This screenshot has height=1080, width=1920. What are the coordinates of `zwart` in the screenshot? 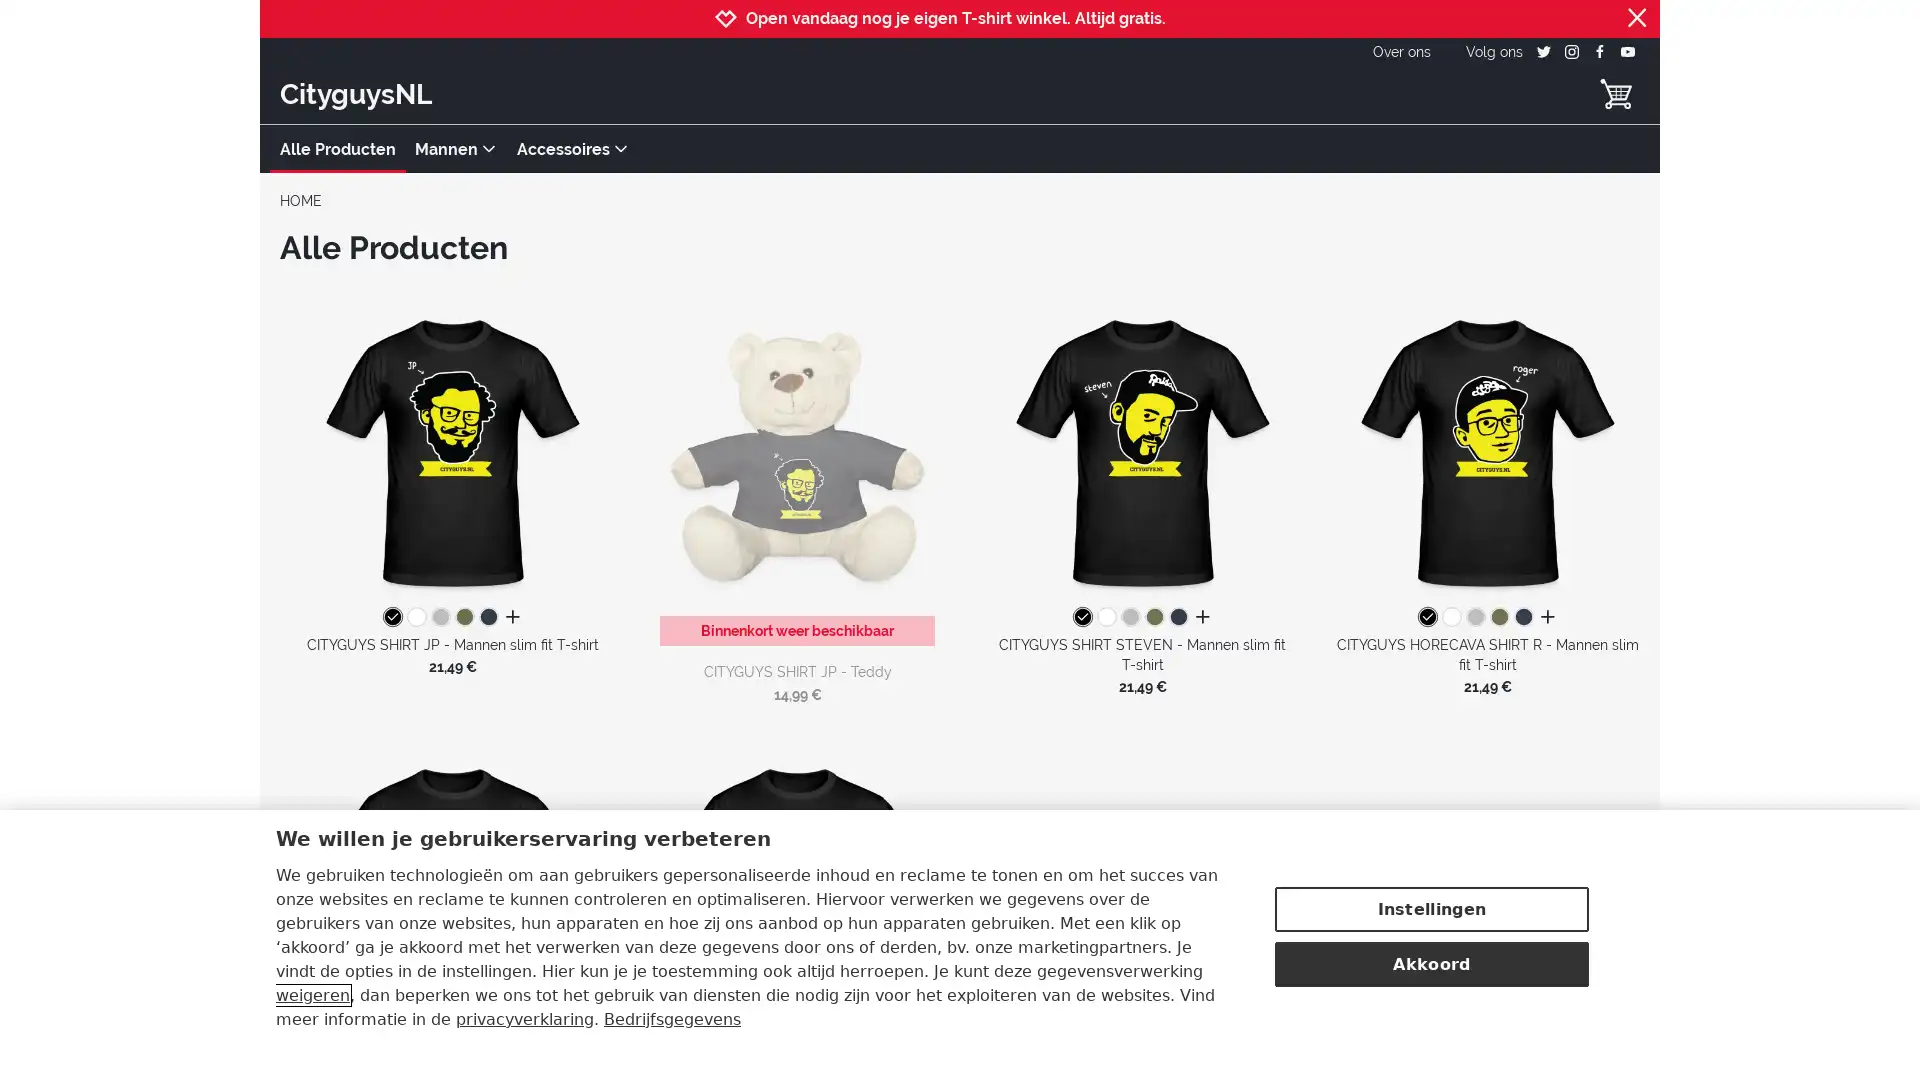 It's located at (1080, 617).